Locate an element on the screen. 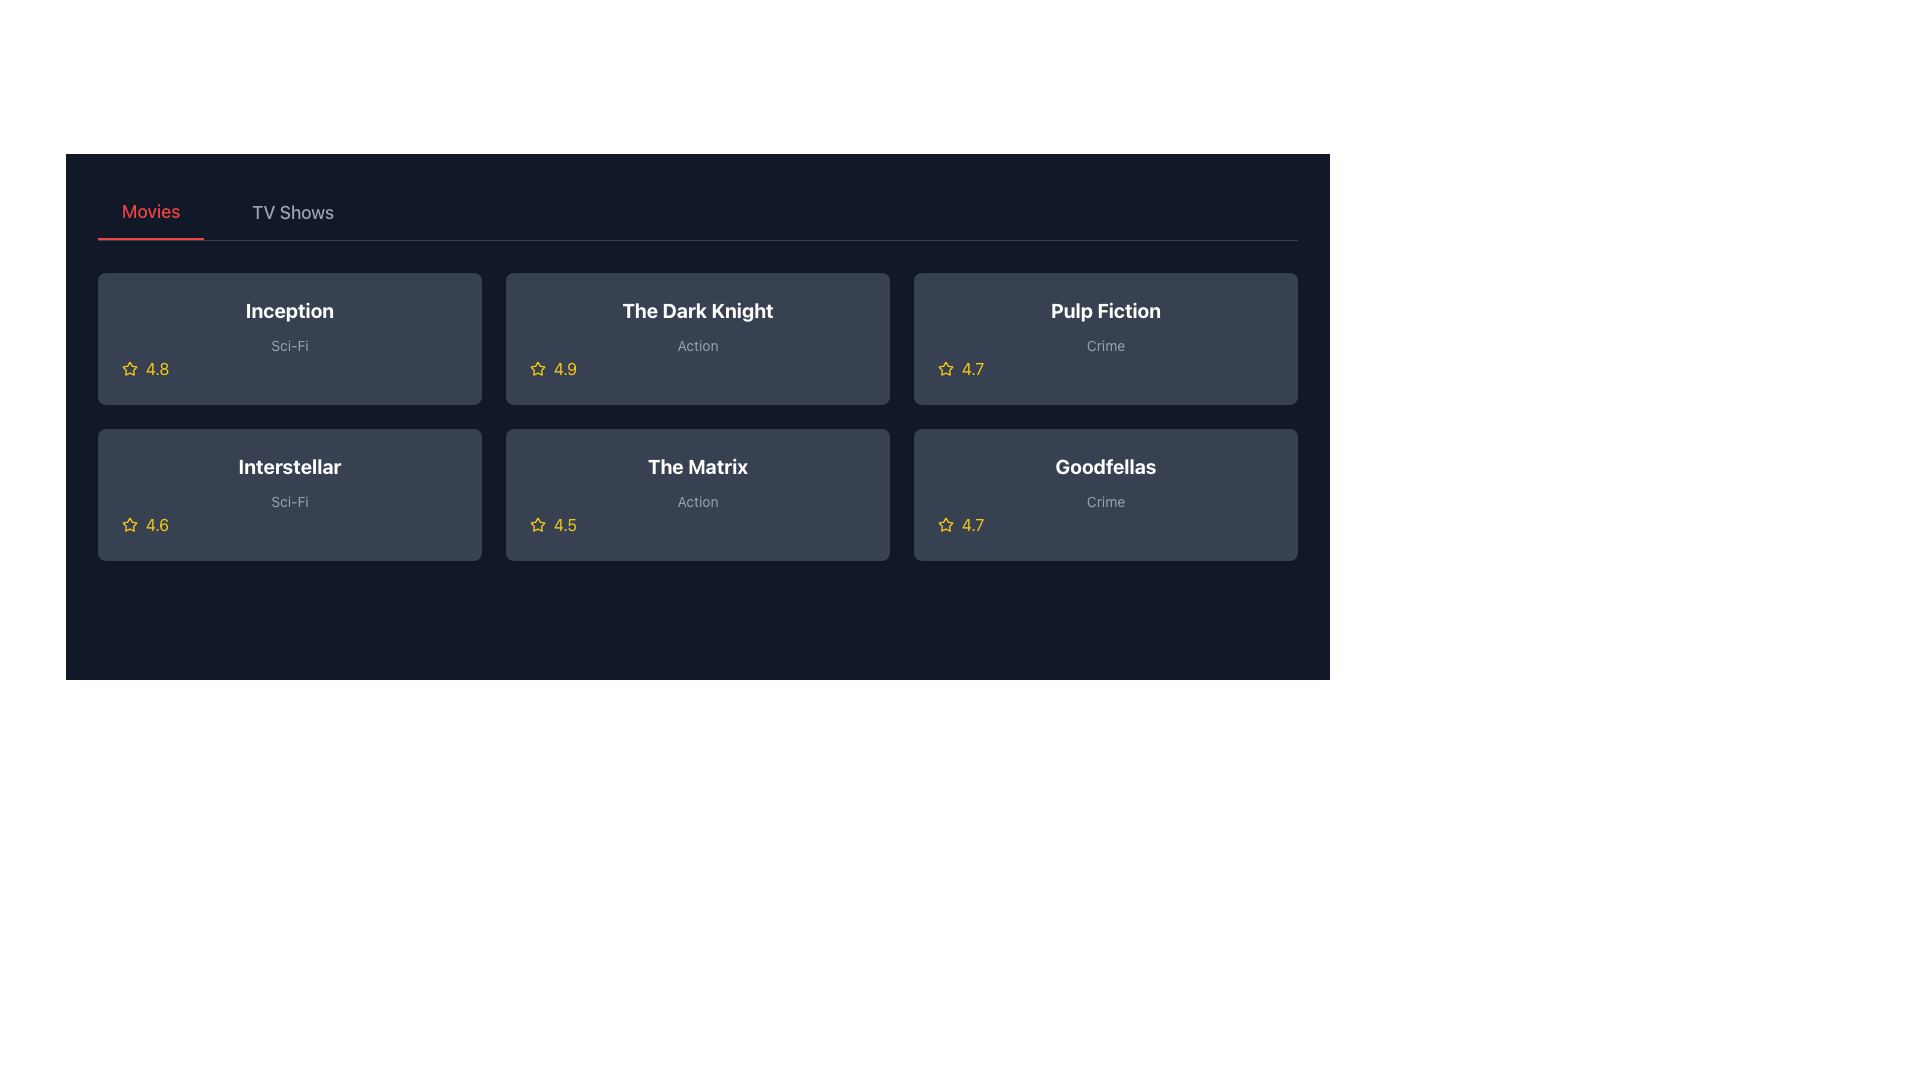 The width and height of the screenshot is (1920, 1080). text displayed in the numerical rating label located in the bottom right corner of the 'Goodfellas' movie card, next to the star-shaped rating icon is located at coordinates (973, 523).